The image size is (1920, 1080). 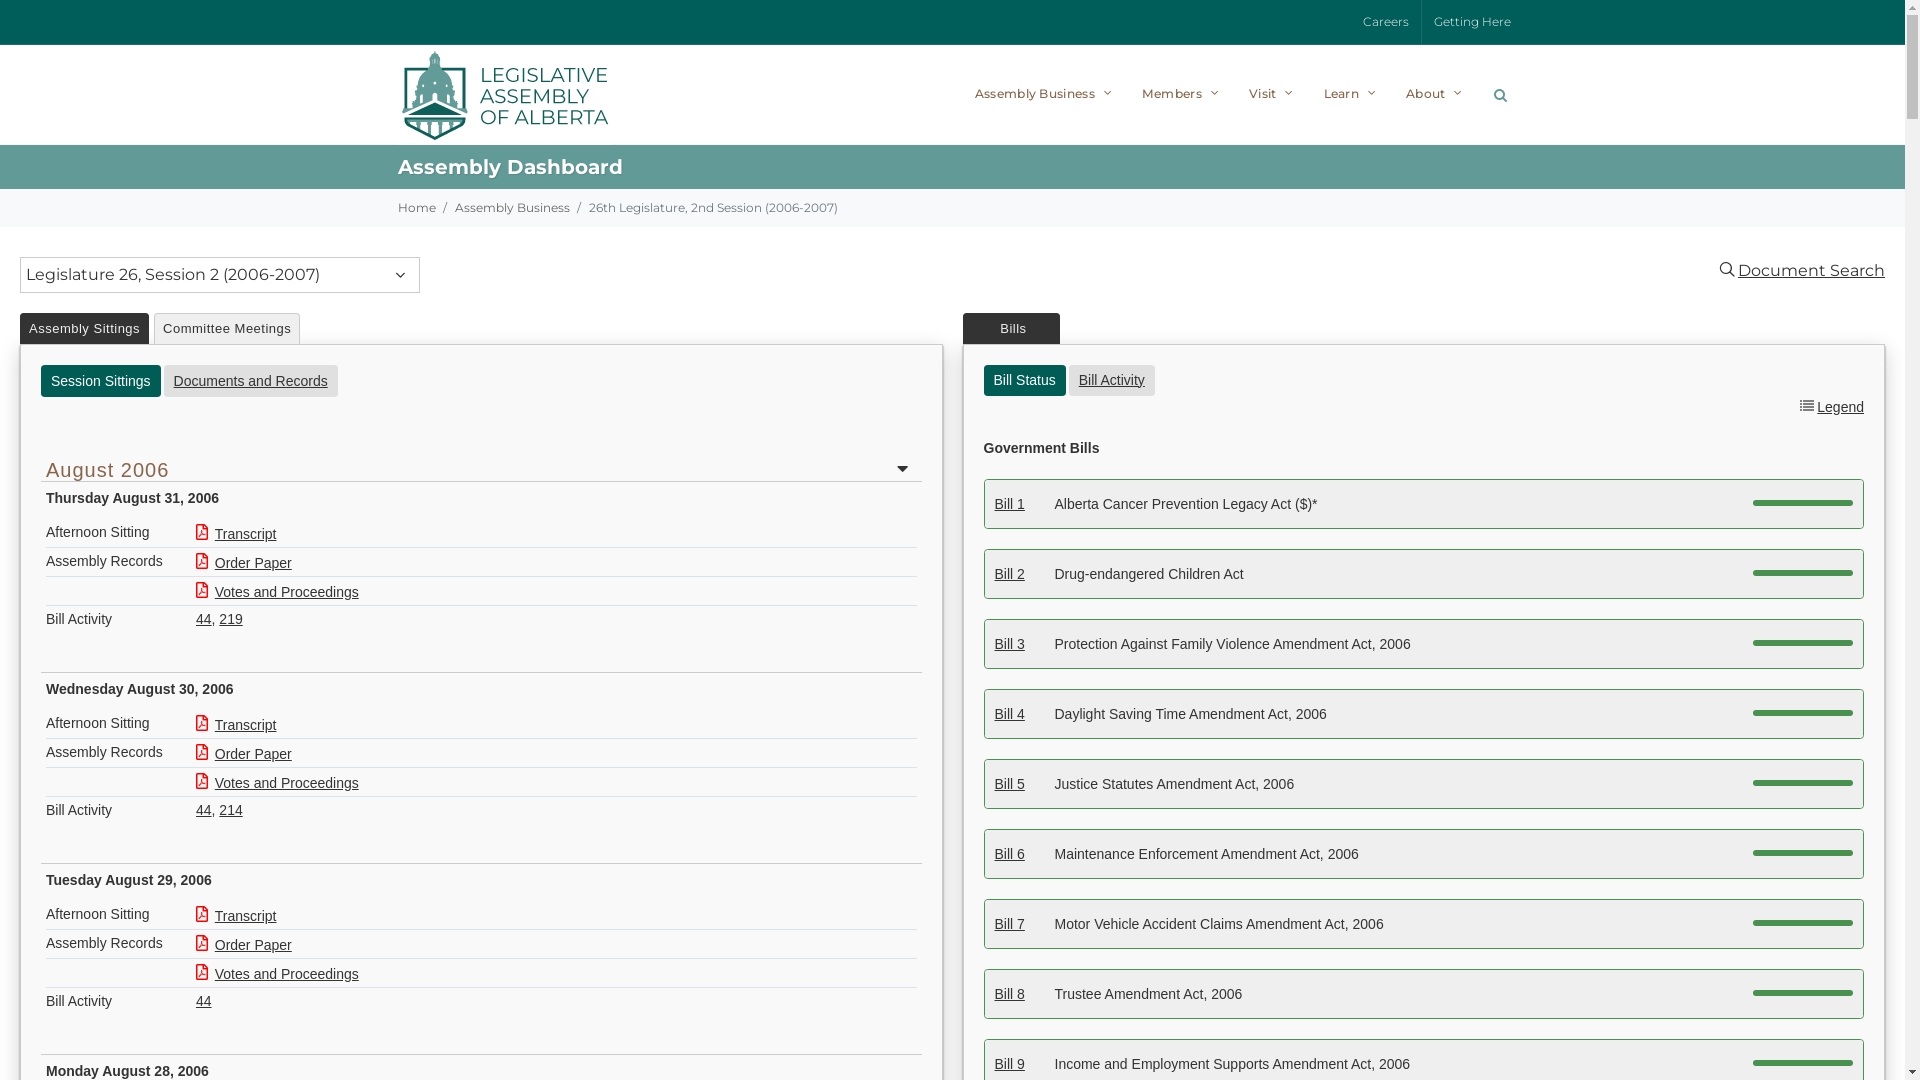 What do you see at coordinates (993, 644) in the screenshot?
I see `'Bill 3'` at bounding box center [993, 644].